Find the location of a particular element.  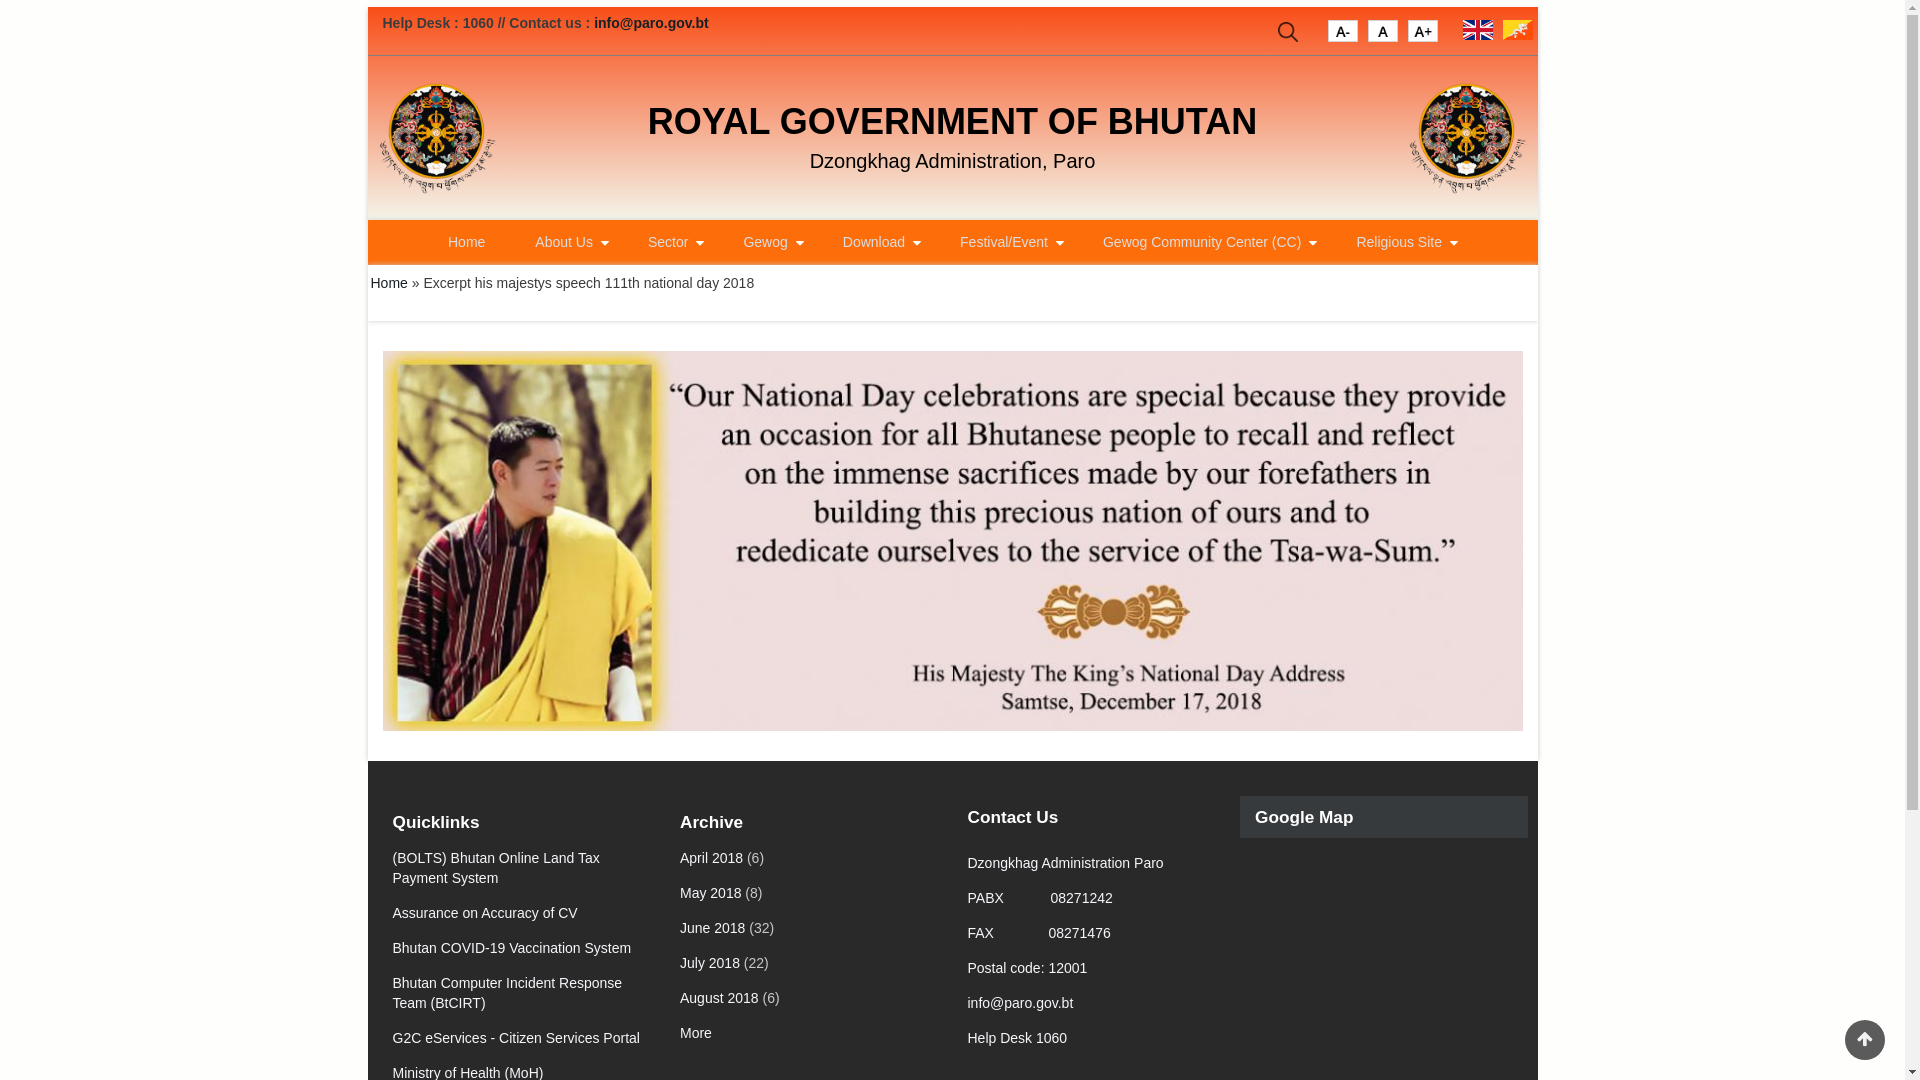

'A' is located at coordinates (1381, 34).